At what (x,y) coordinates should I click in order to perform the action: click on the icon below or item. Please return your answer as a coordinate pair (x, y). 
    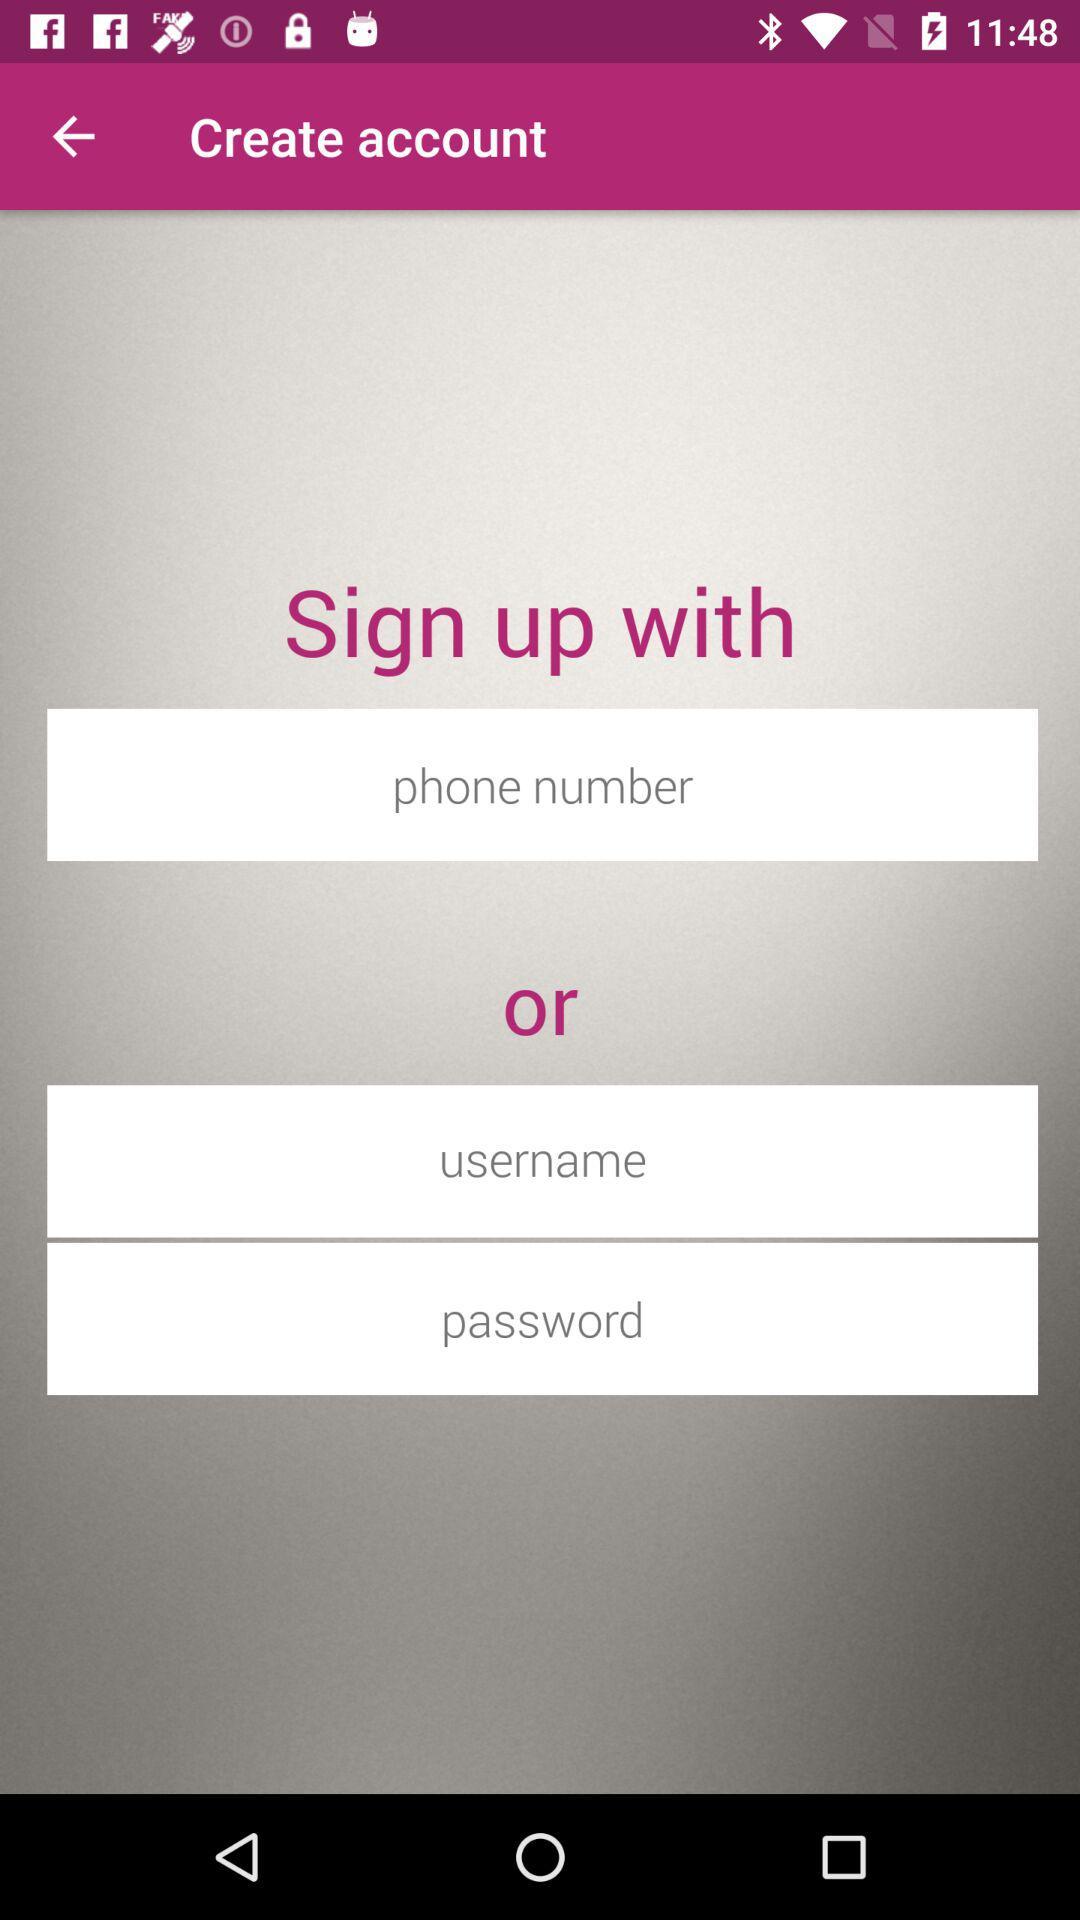
    Looking at the image, I should click on (542, 1158).